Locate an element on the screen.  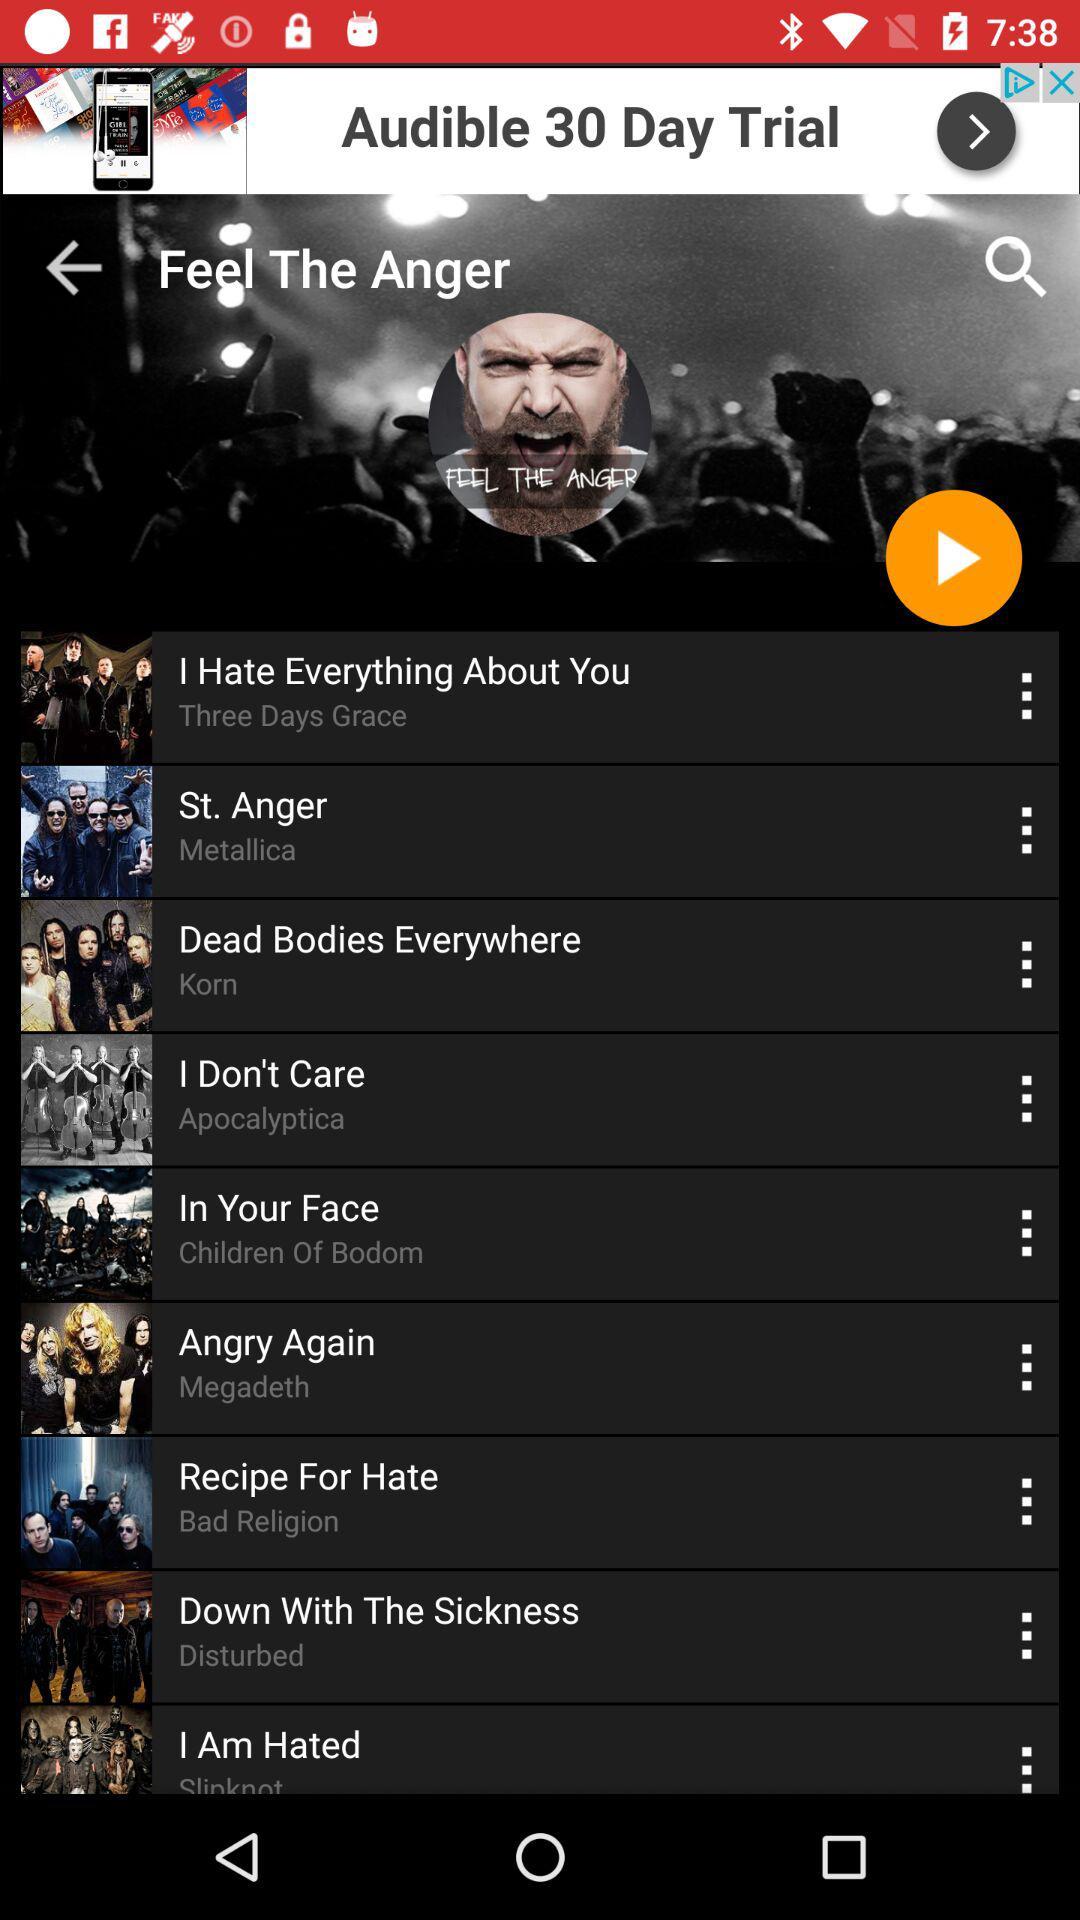
see the options is located at coordinates (1027, 1367).